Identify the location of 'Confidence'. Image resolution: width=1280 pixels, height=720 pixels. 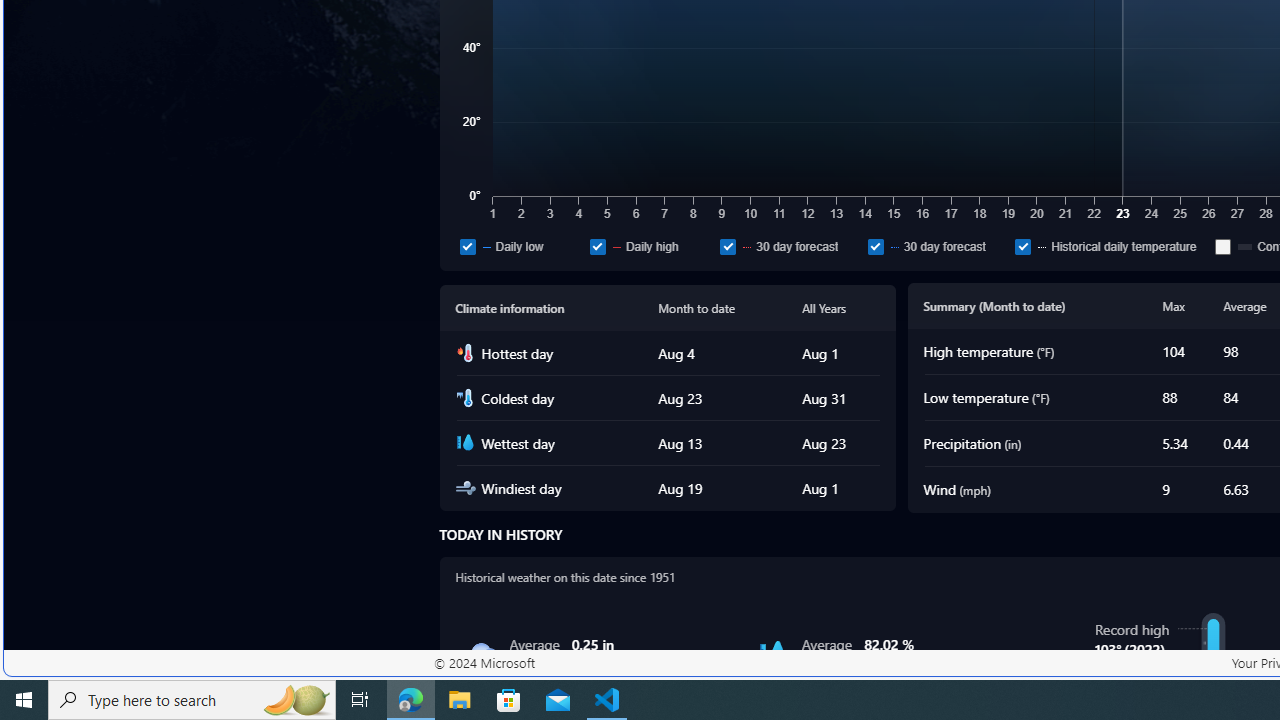
(1222, 245).